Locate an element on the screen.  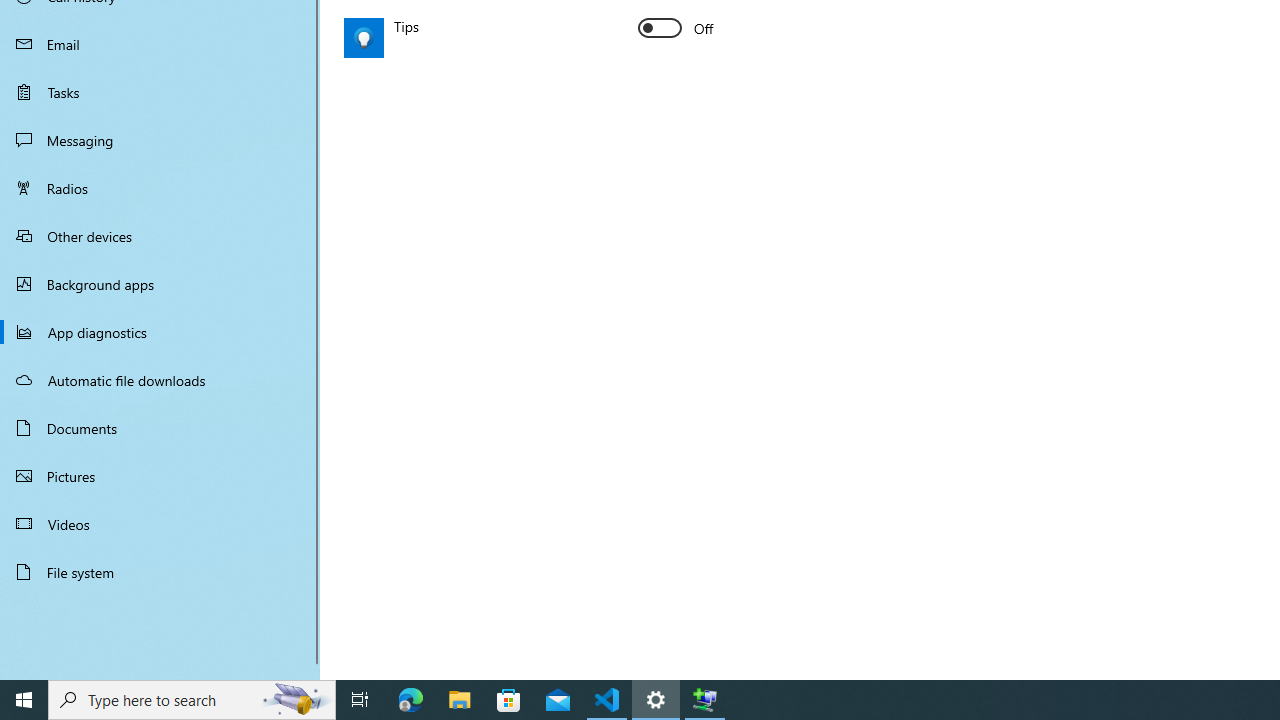
'Extensible Wizards Host Process - 1 running window' is located at coordinates (705, 698).